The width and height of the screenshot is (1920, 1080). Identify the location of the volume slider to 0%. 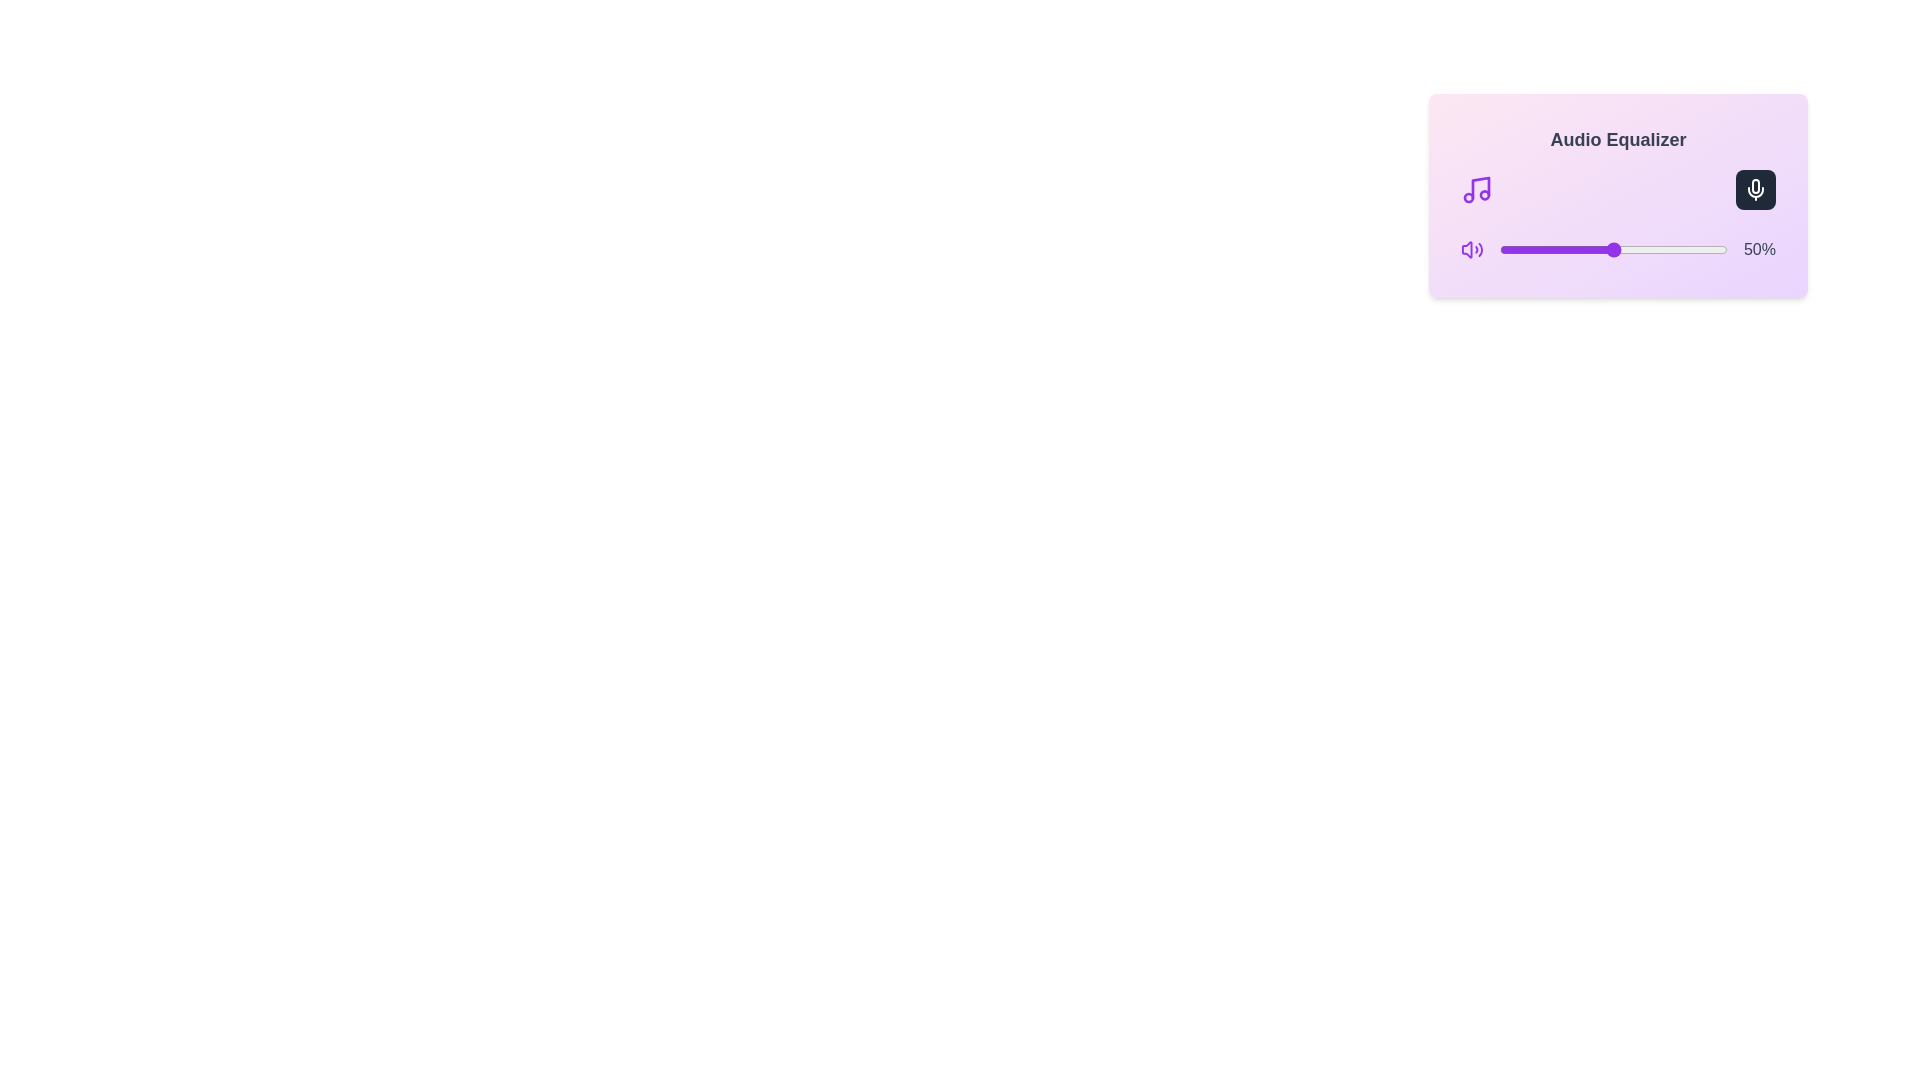
(1499, 249).